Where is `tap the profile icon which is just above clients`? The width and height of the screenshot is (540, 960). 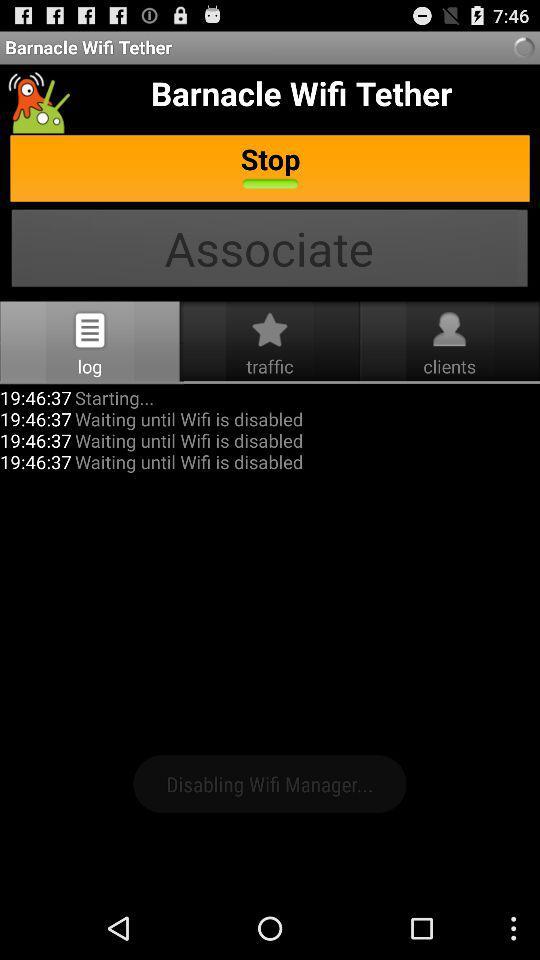 tap the profile icon which is just above clients is located at coordinates (449, 330).